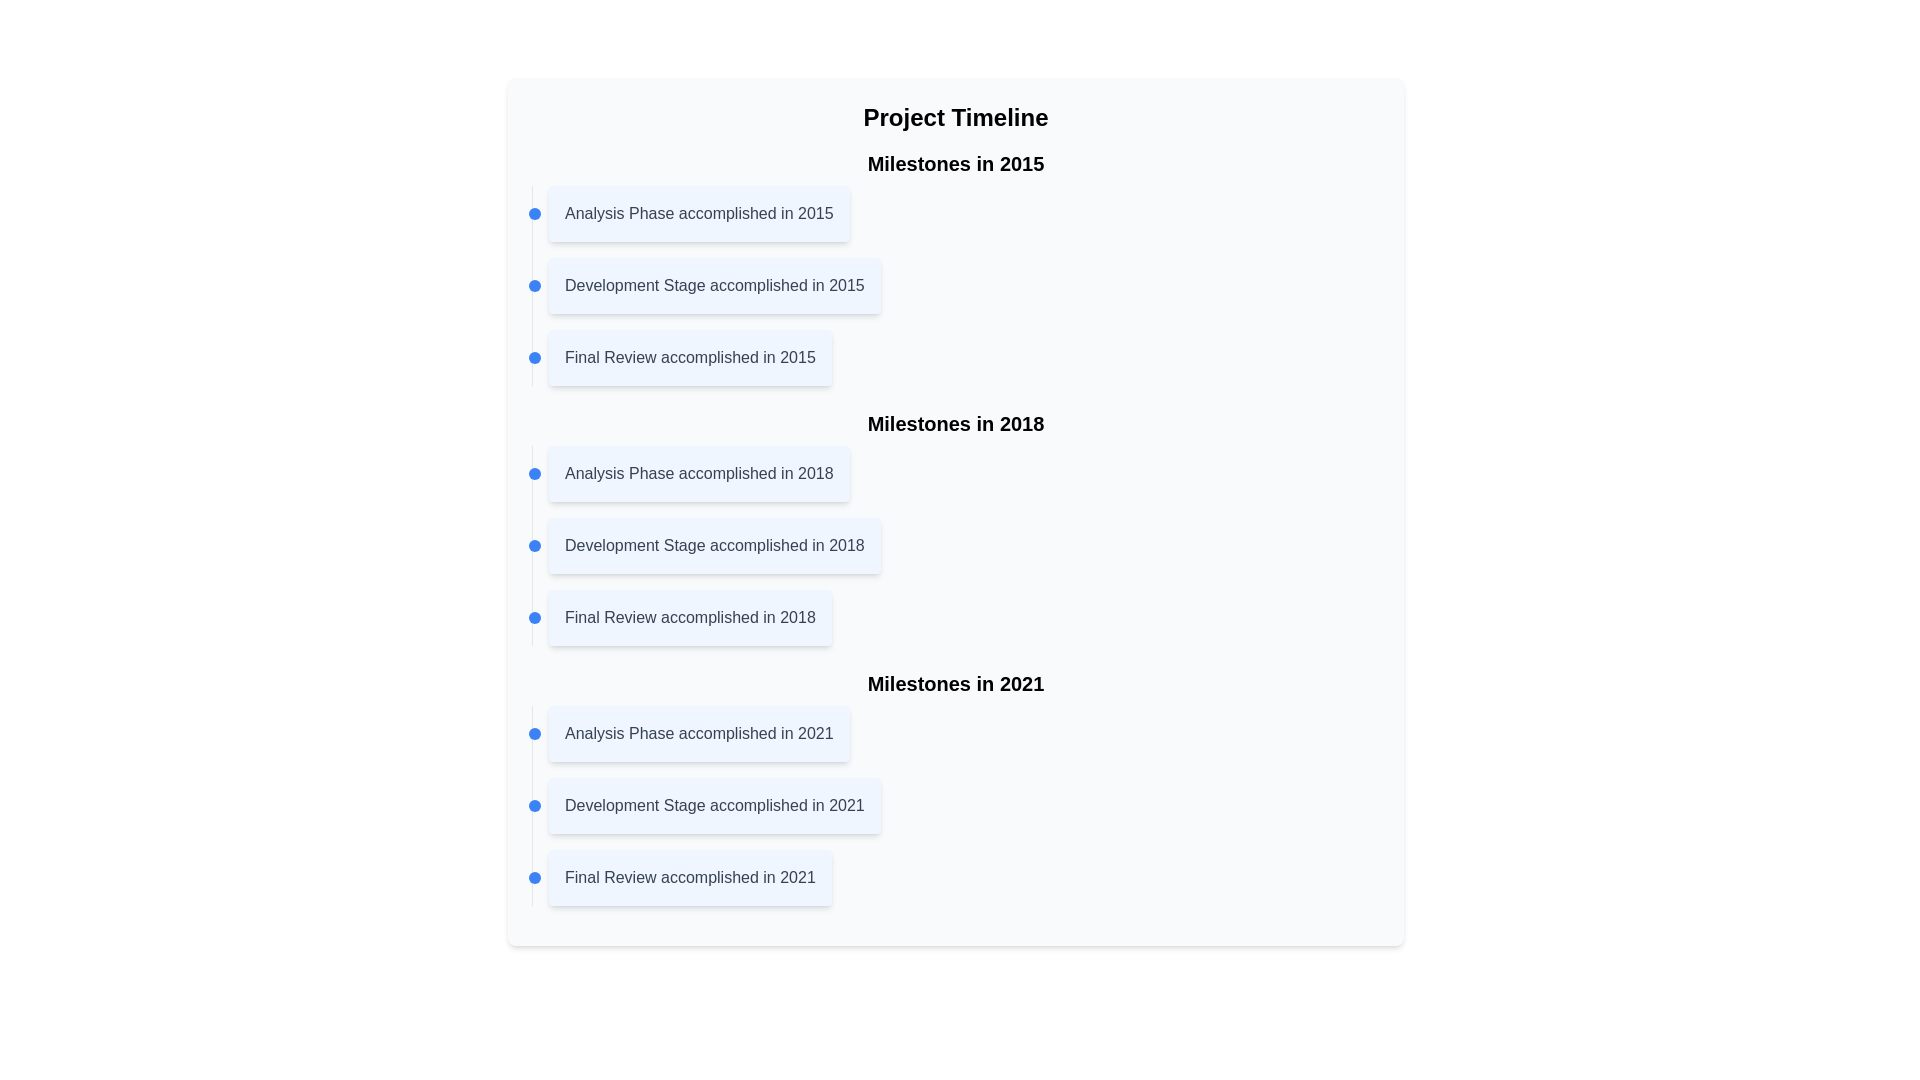 The width and height of the screenshot is (1920, 1080). Describe the element at coordinates (534, 616) in the screenshot. I see `the milestone icon located slightly above and to the left of the text 'Final Review accomplished in 2018' in the 'Milestones in 2018' section` at that location.